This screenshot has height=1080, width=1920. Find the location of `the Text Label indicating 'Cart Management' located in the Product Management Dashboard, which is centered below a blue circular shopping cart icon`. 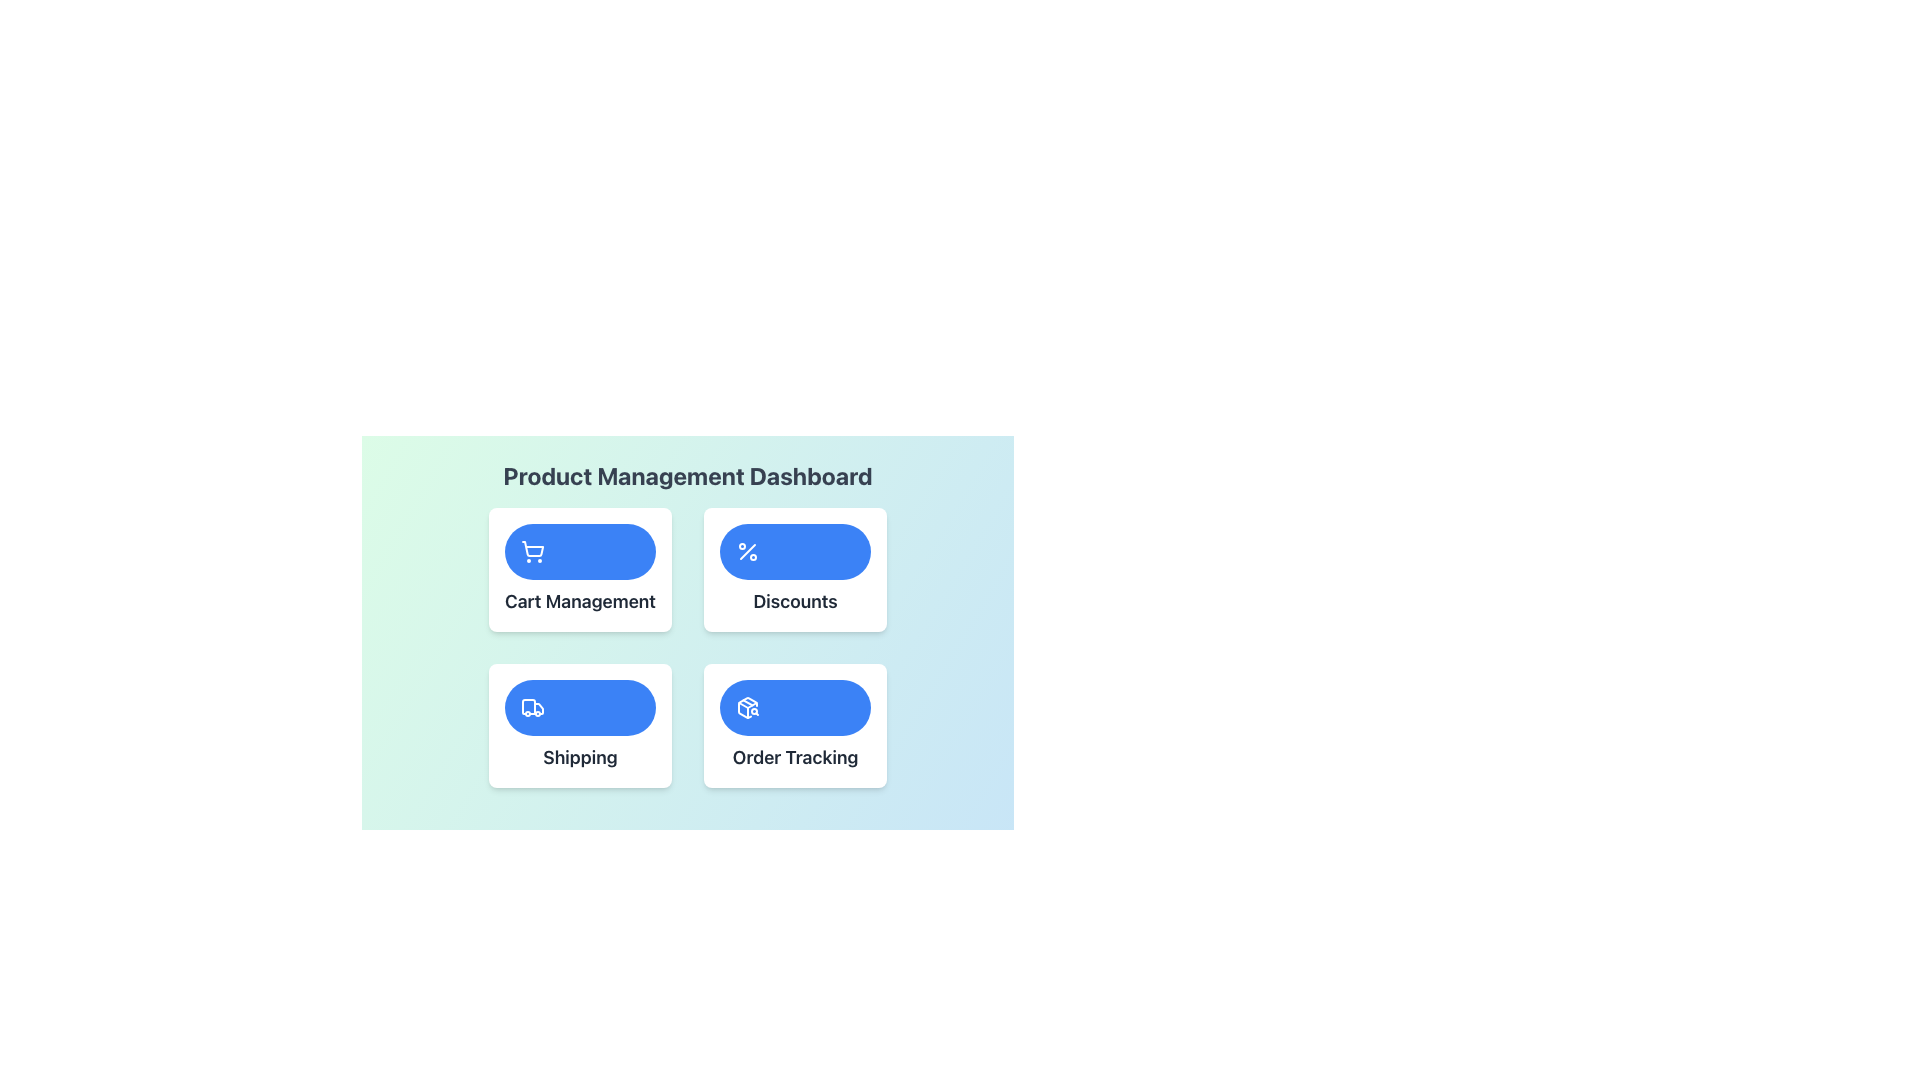

the Text Label indicating 'Cart Management' located in the Product Management Dashboard, which is centered below a blue circular shopping cart icon is located at coordinates (579, 600).